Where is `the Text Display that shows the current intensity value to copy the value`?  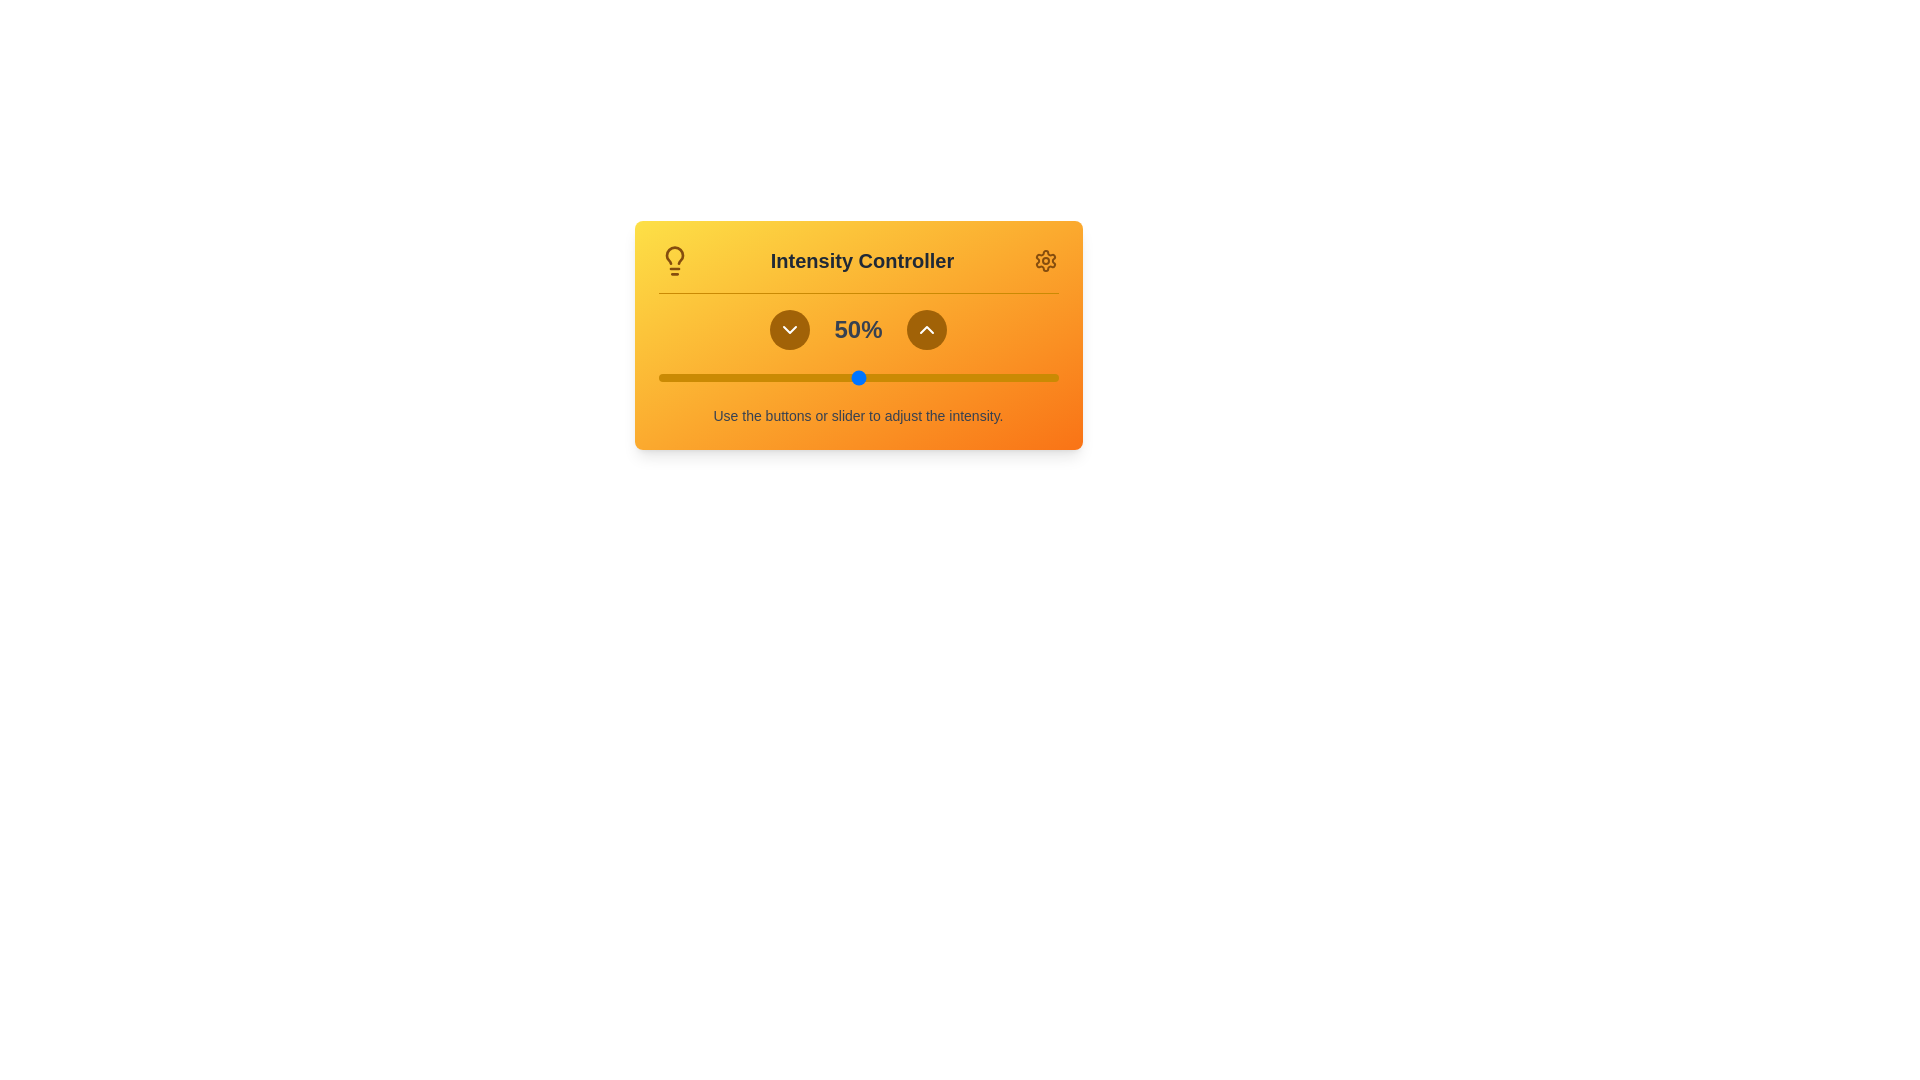 the Text Display that shows the current intensity value to copy the value is located at coordinates (858, 329).